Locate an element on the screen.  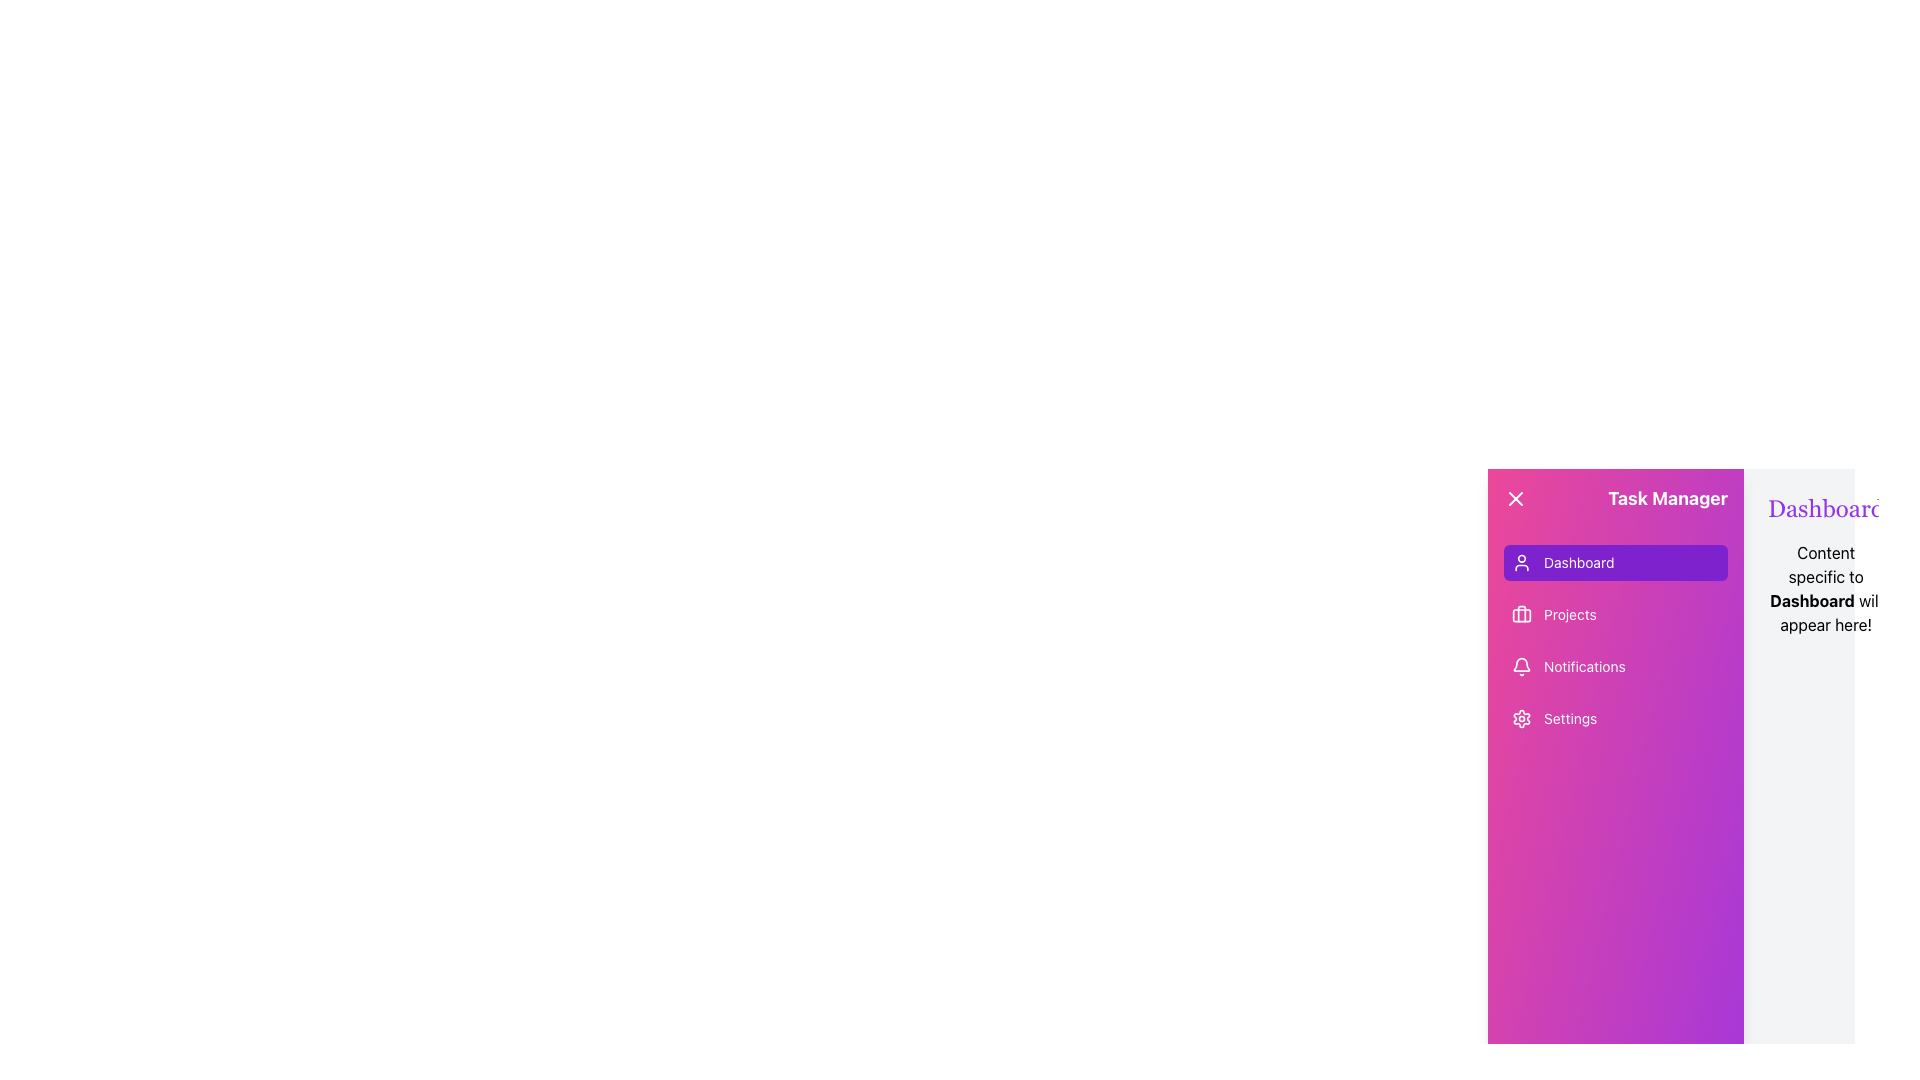
the 'Settings' text label in the navigation menu, which is positioned below 'Notifications' and aligned with a gear icon is located at coordinates (1569, 717).